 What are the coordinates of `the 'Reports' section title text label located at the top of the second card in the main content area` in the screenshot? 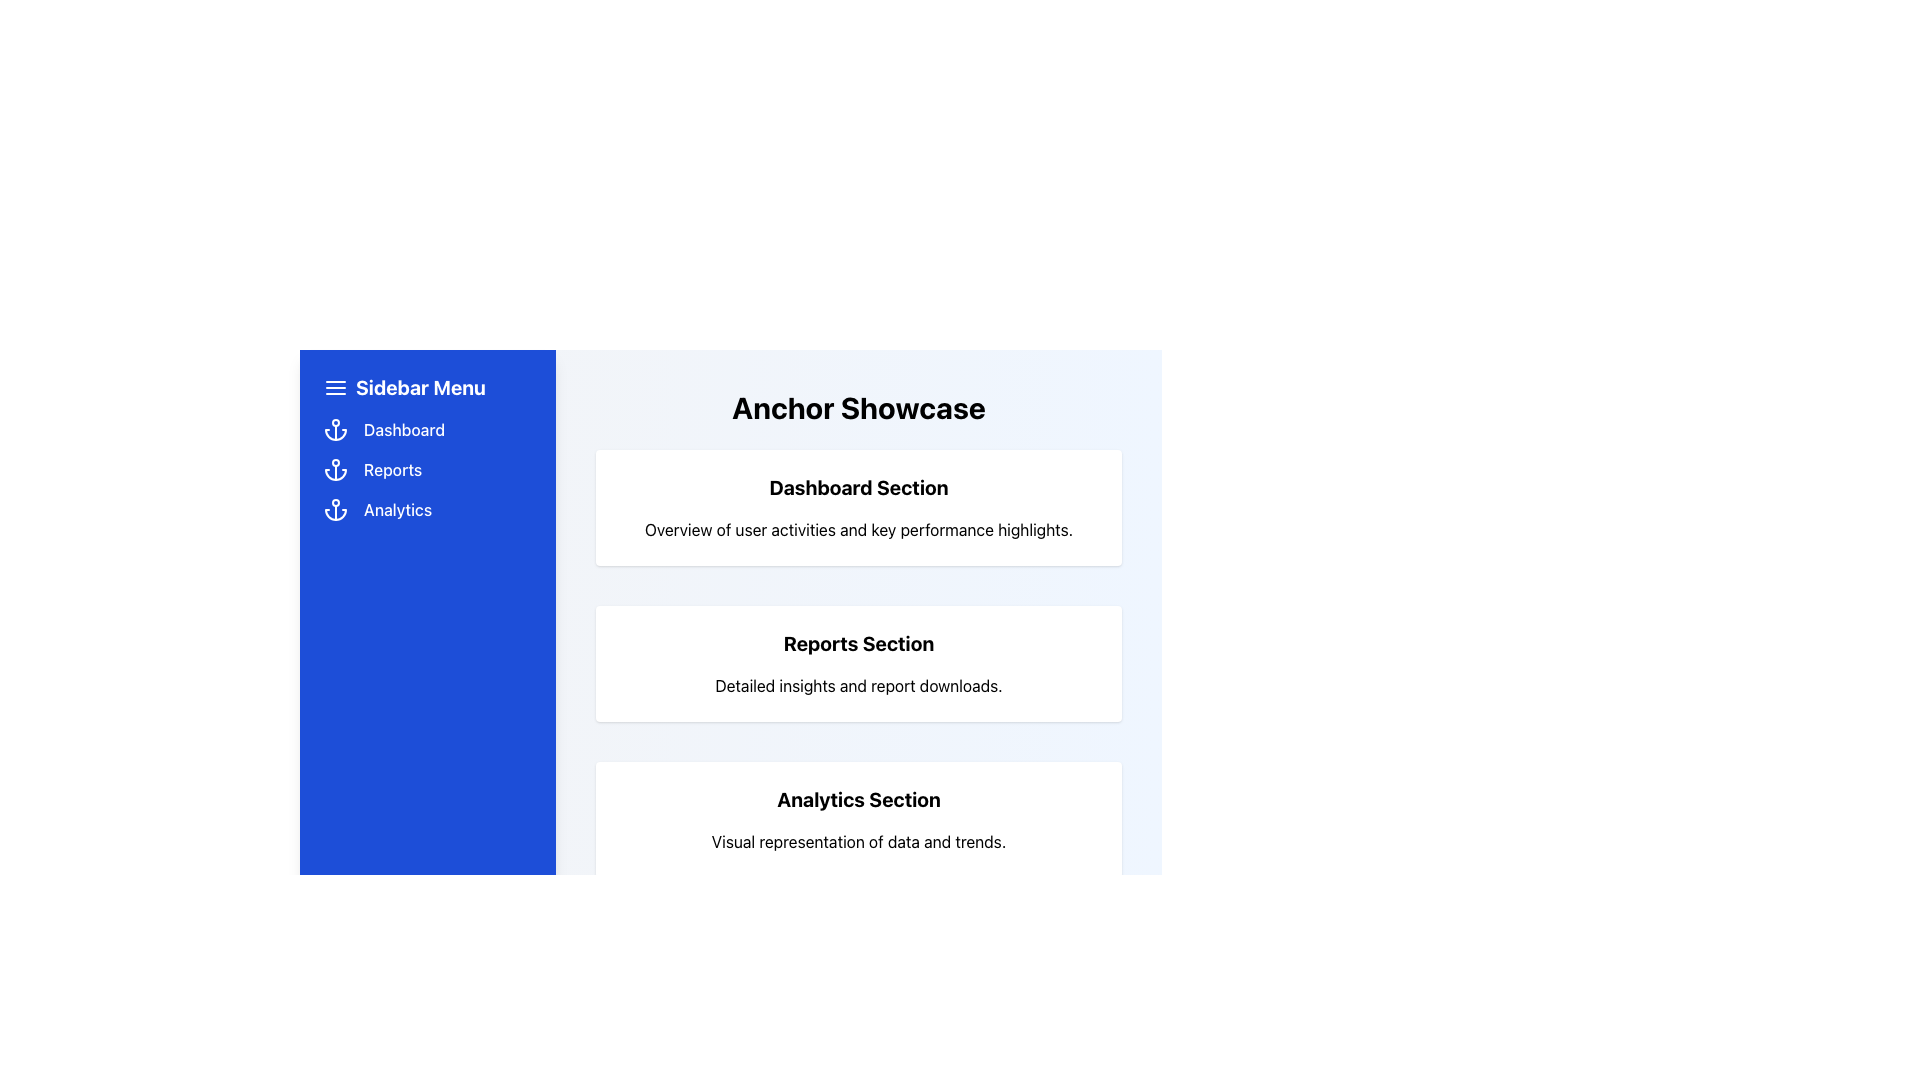 It's located at (859, 644).